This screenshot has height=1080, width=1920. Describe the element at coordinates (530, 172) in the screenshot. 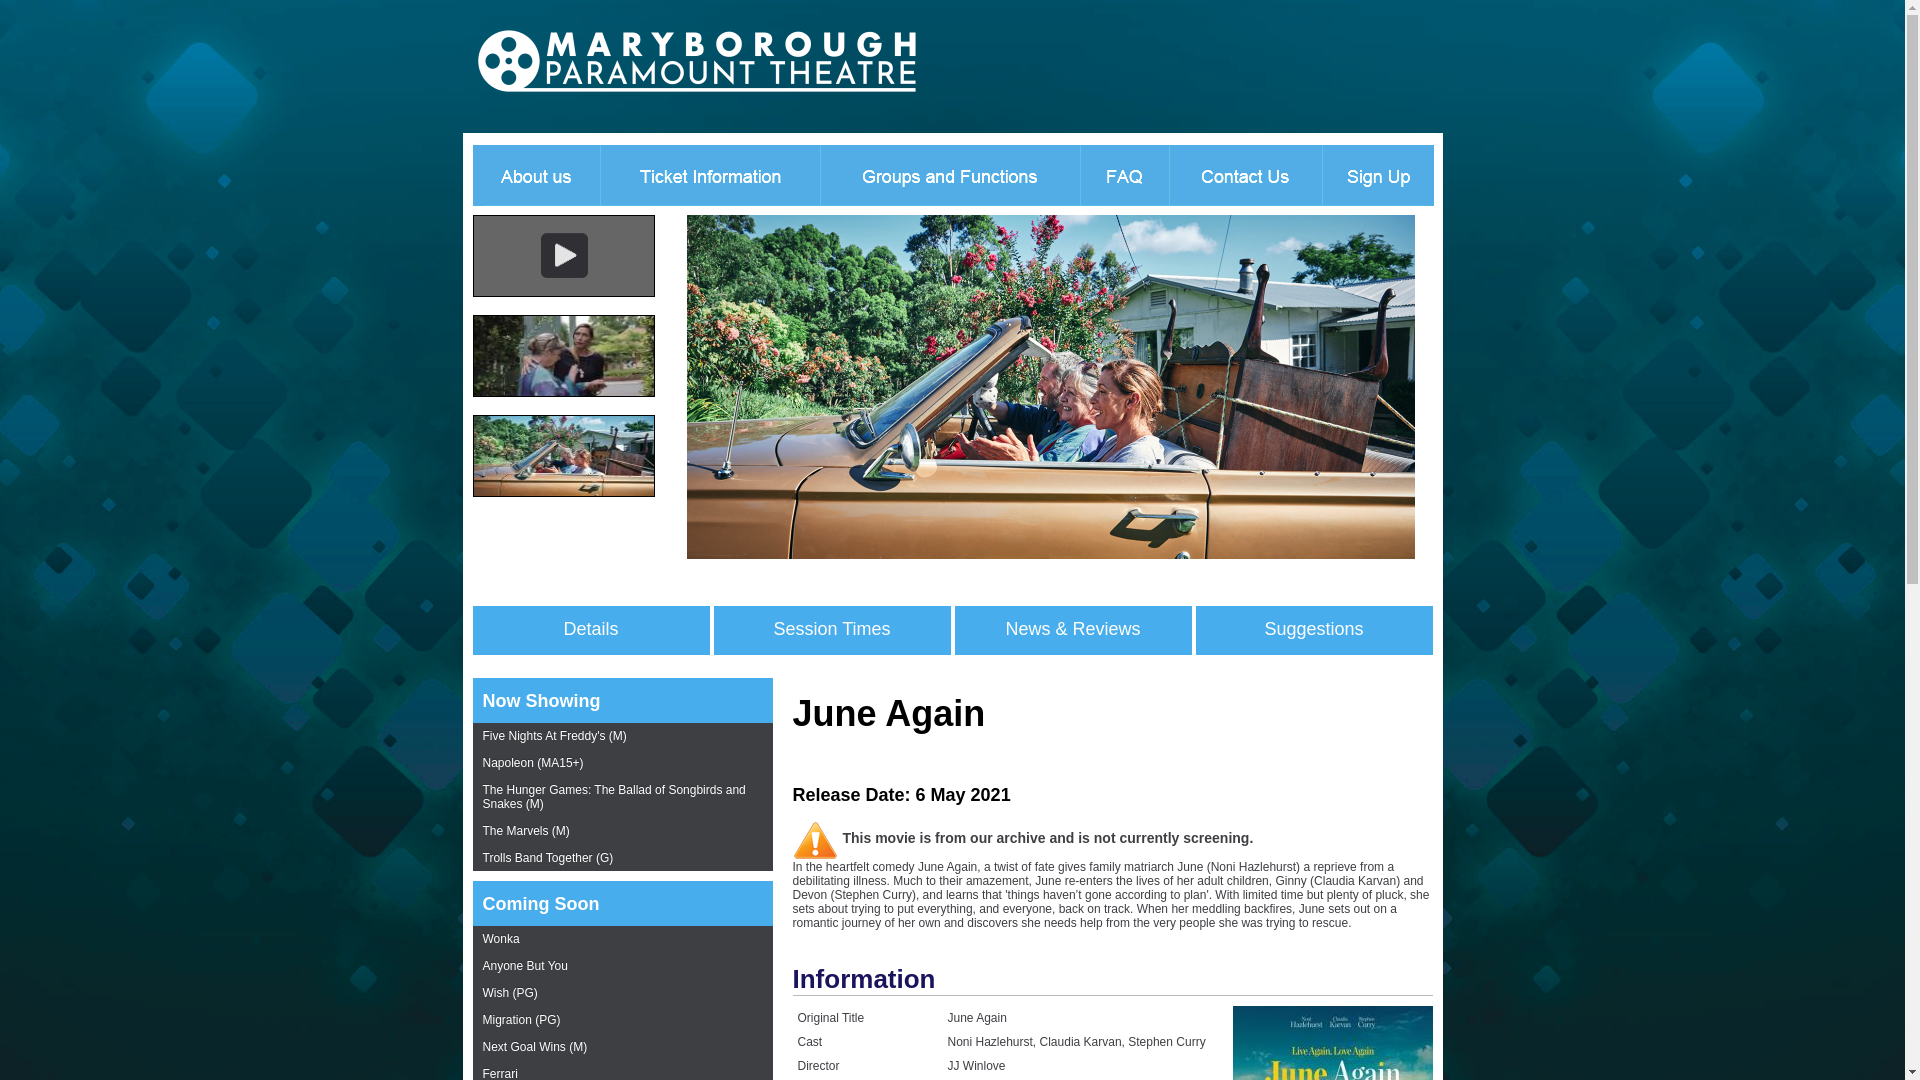

I see `'About Us'` at that location.